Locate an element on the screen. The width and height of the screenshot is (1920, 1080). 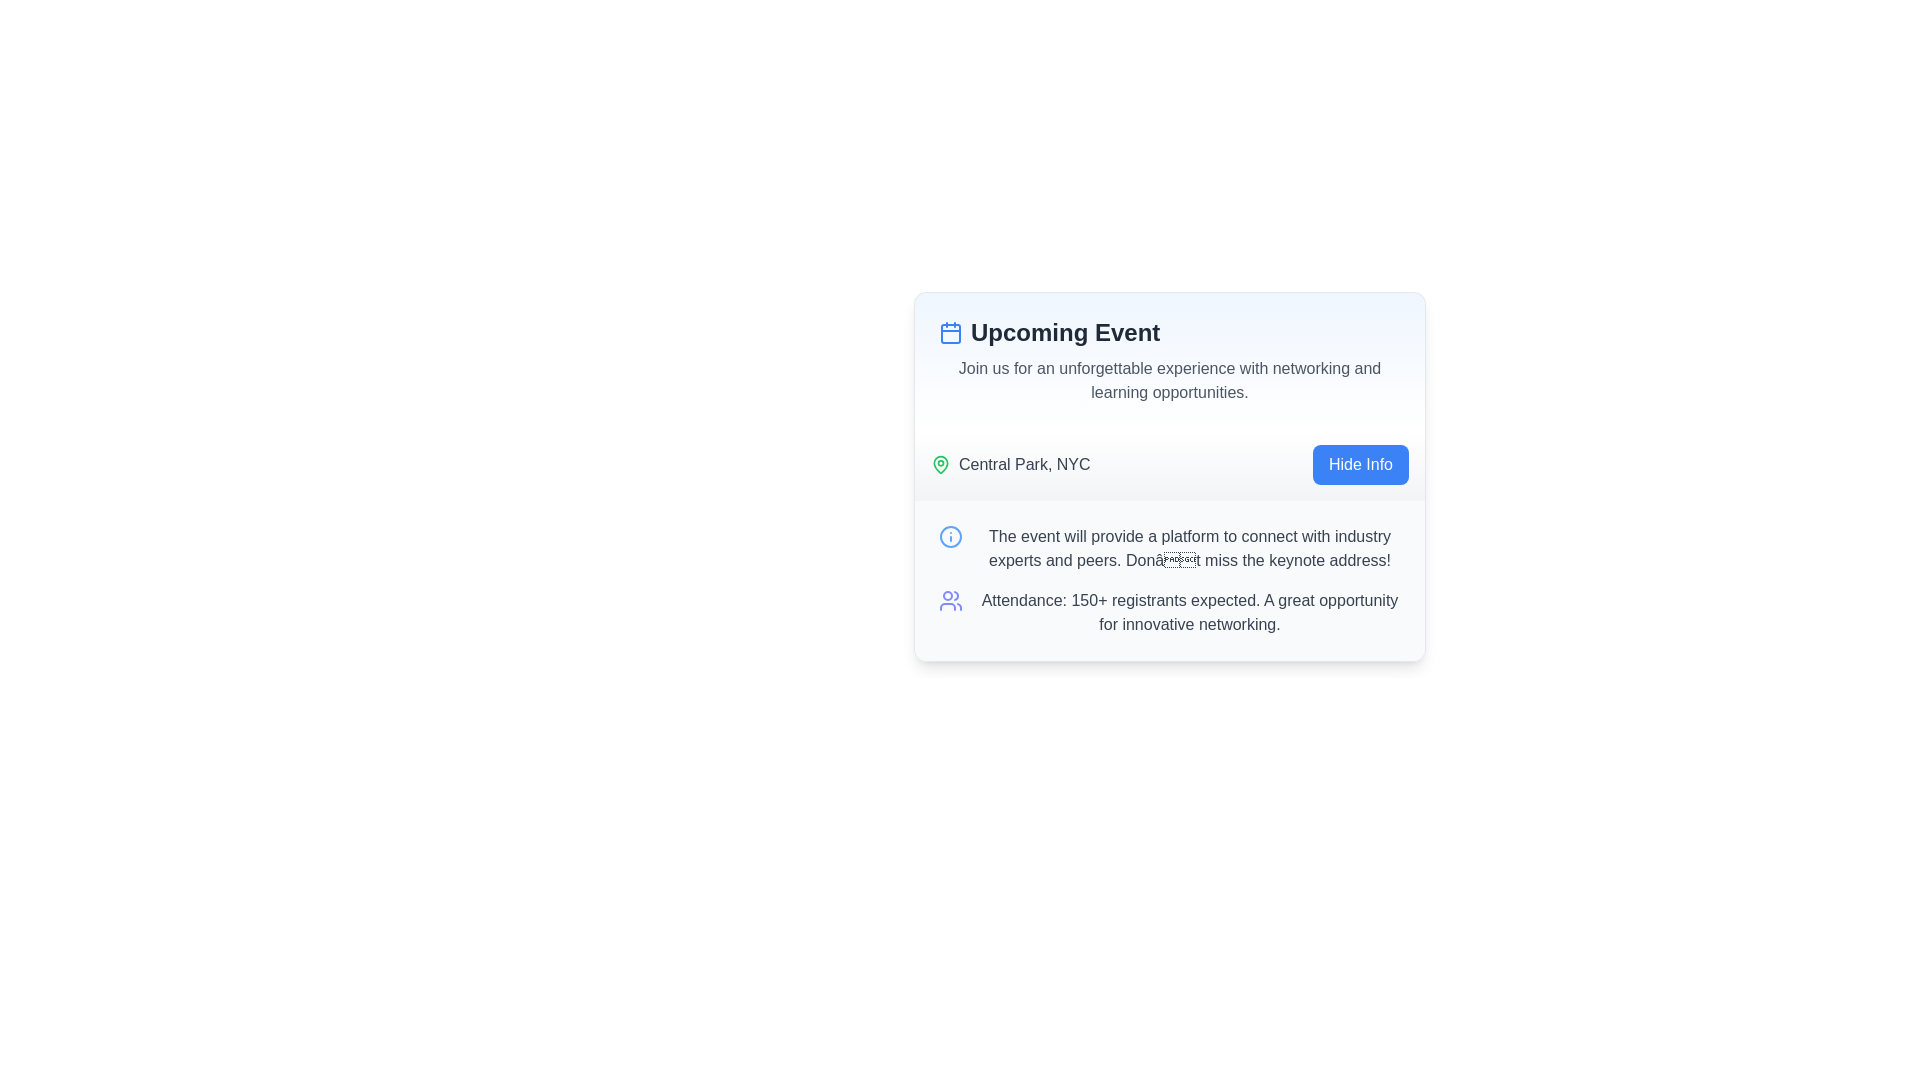
the graphical circular component that serves as the outer boundary of the information icon, which is centrally located within the icon and aligned to the left of the 'Upcoming Event' header is located at coordinates (949, 535).